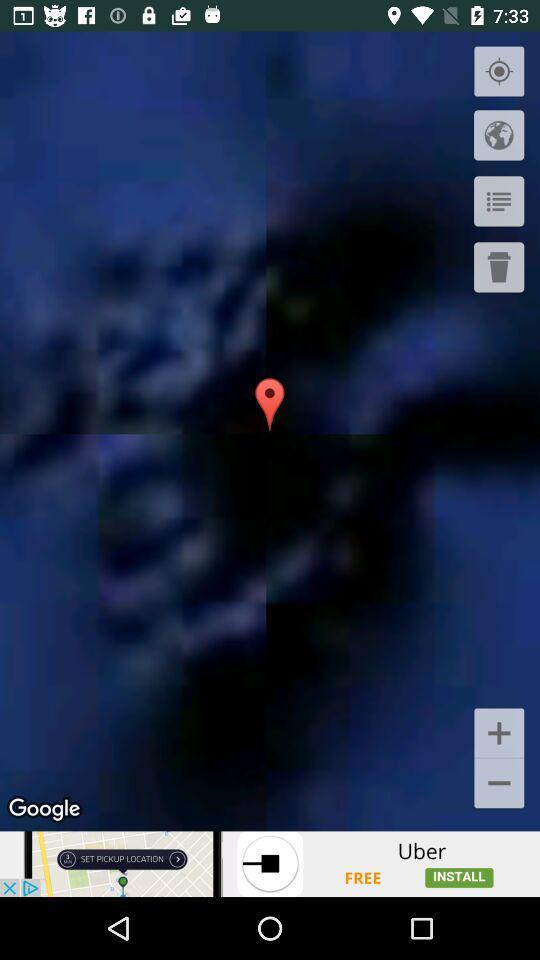  Describe the element at coordinates (498, 784) in the screenshot. I see `the minus icon` at that location.